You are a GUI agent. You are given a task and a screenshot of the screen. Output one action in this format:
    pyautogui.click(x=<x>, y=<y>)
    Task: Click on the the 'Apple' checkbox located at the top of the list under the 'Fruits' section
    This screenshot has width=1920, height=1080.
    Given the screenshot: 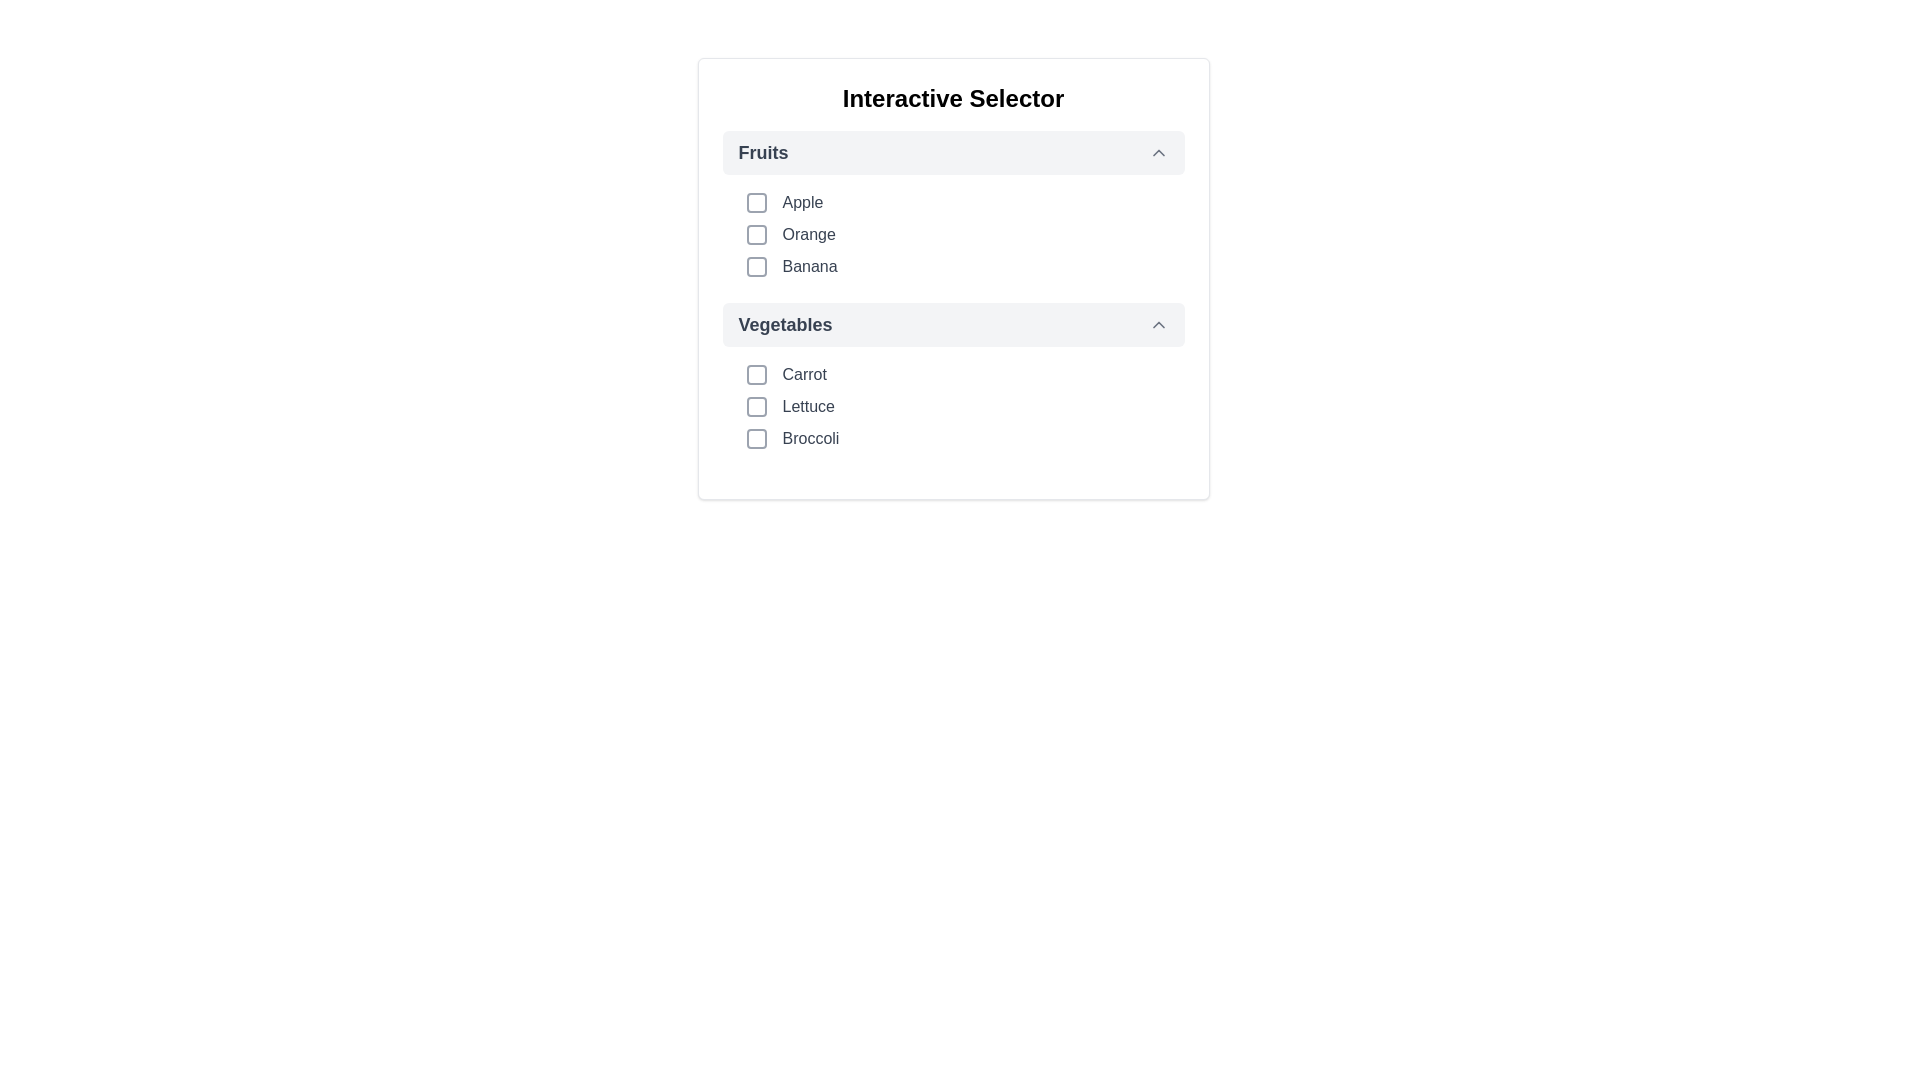 What is the action you would take?
    pyautogui.click(x=965, y=203)
    